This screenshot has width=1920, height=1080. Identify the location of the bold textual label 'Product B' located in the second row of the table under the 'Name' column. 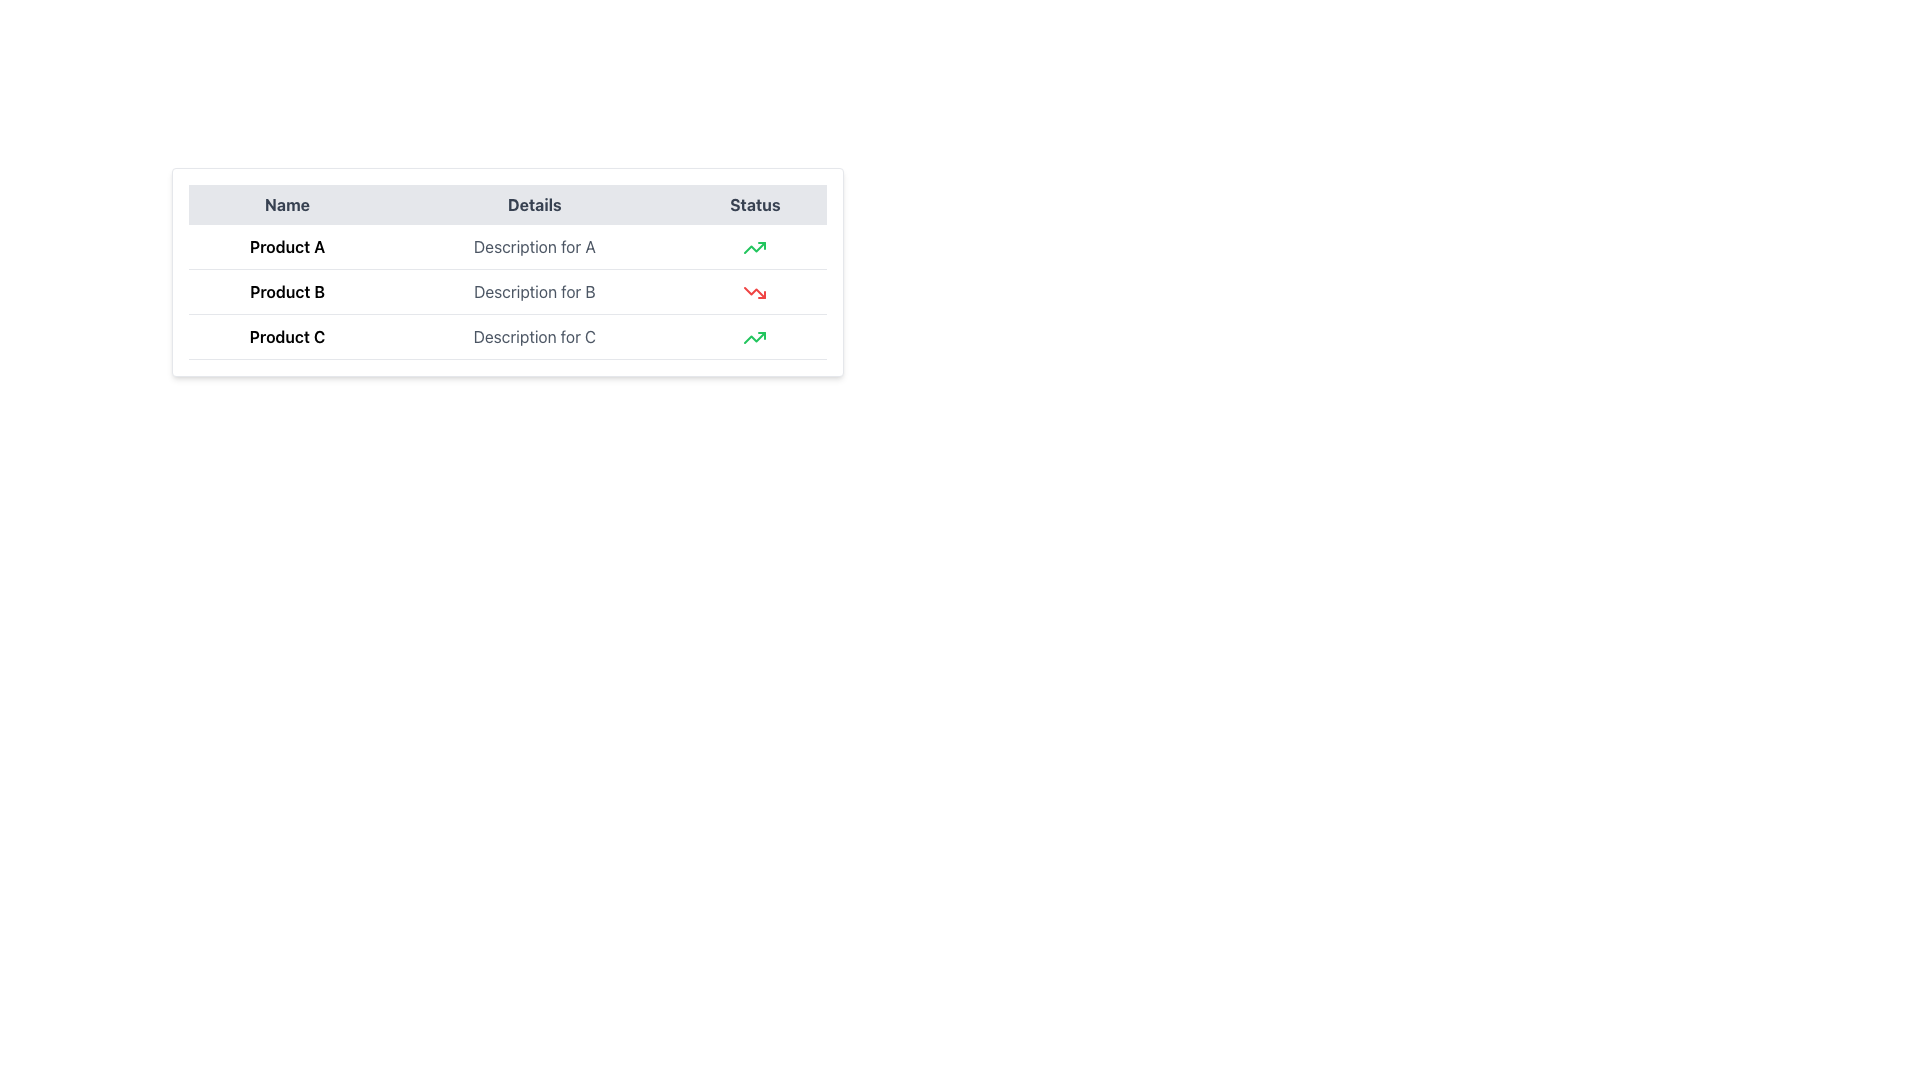
(286, 292).